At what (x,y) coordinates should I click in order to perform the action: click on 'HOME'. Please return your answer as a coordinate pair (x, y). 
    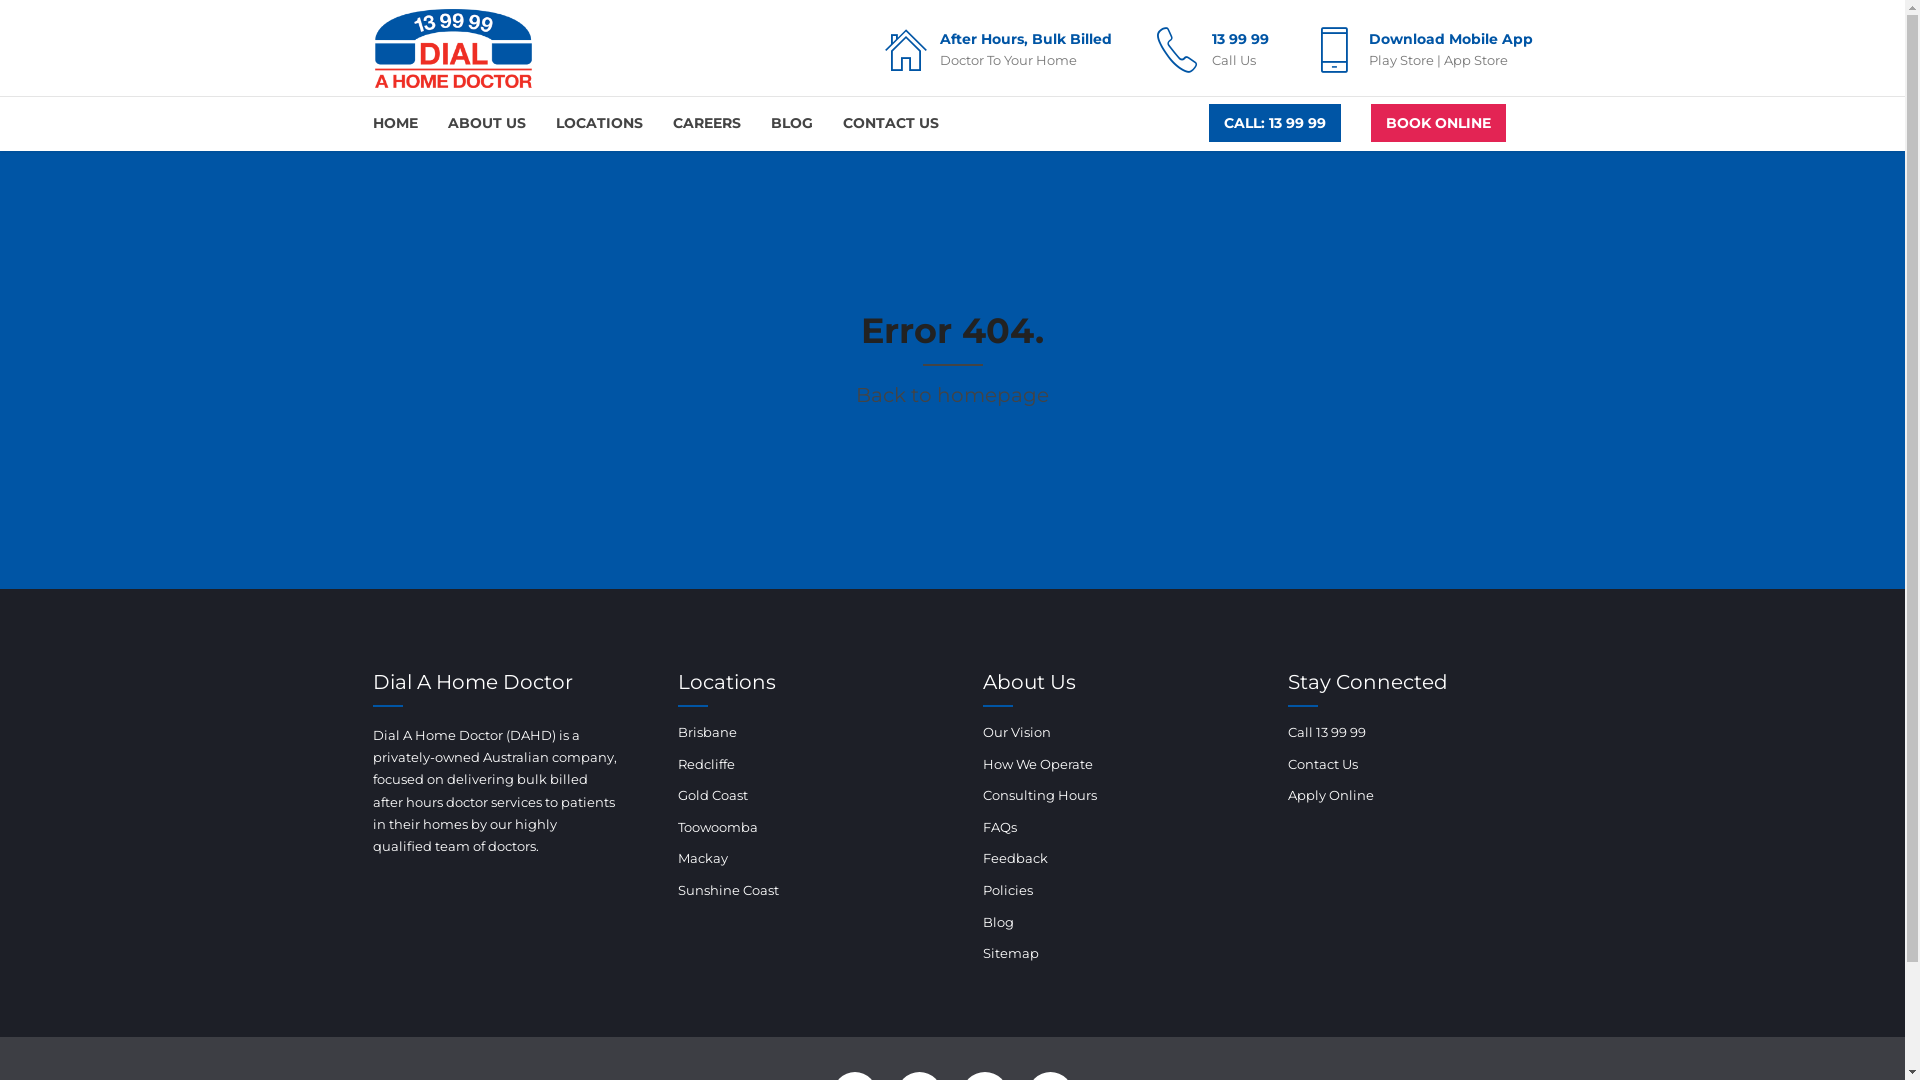
    Looking at the image, I should click on (394, 123).